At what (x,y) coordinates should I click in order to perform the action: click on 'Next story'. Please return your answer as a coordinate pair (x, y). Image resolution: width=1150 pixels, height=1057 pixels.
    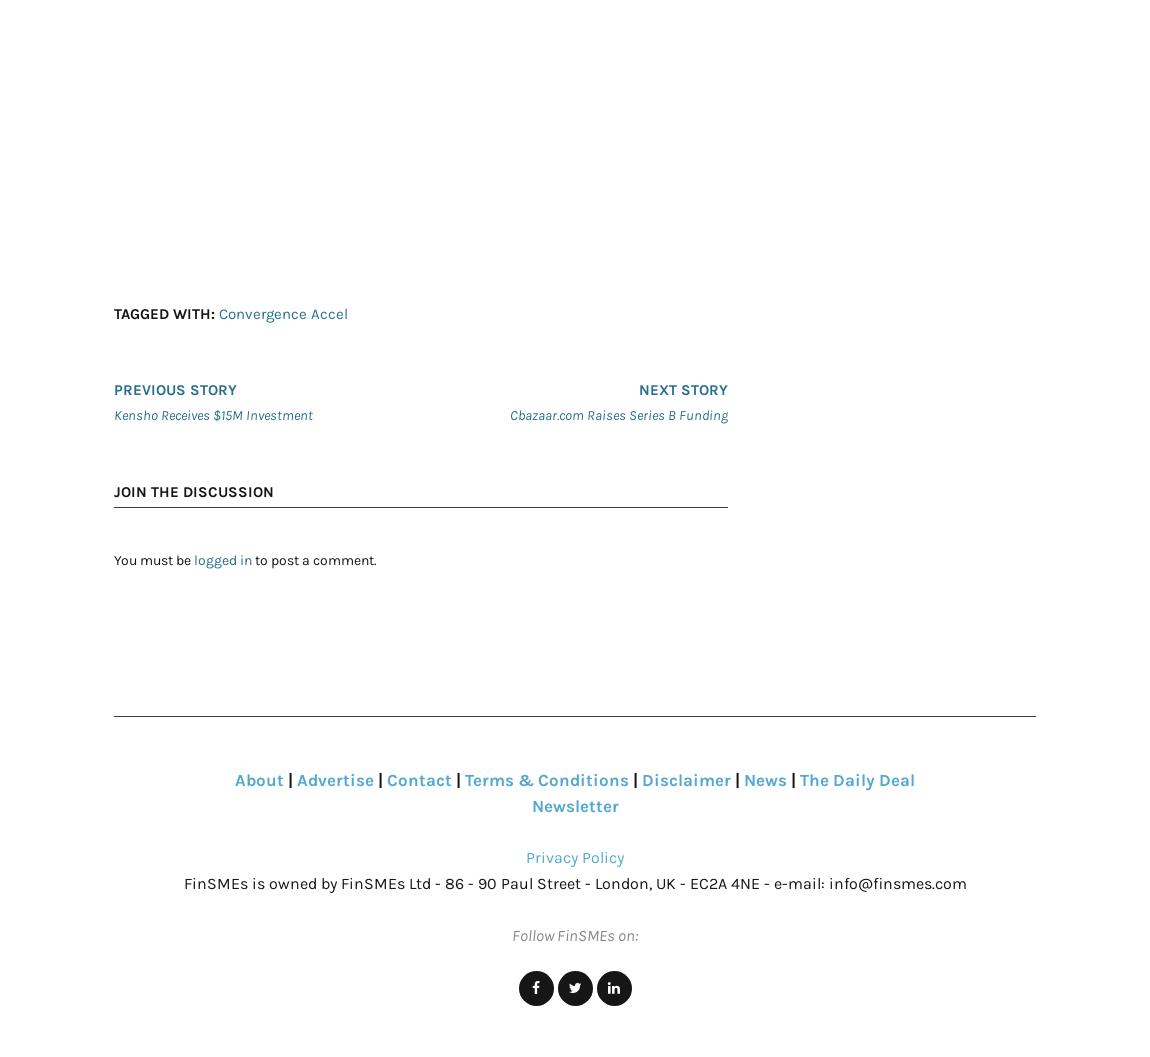
    Looking at the image, I should click on (682, 389).